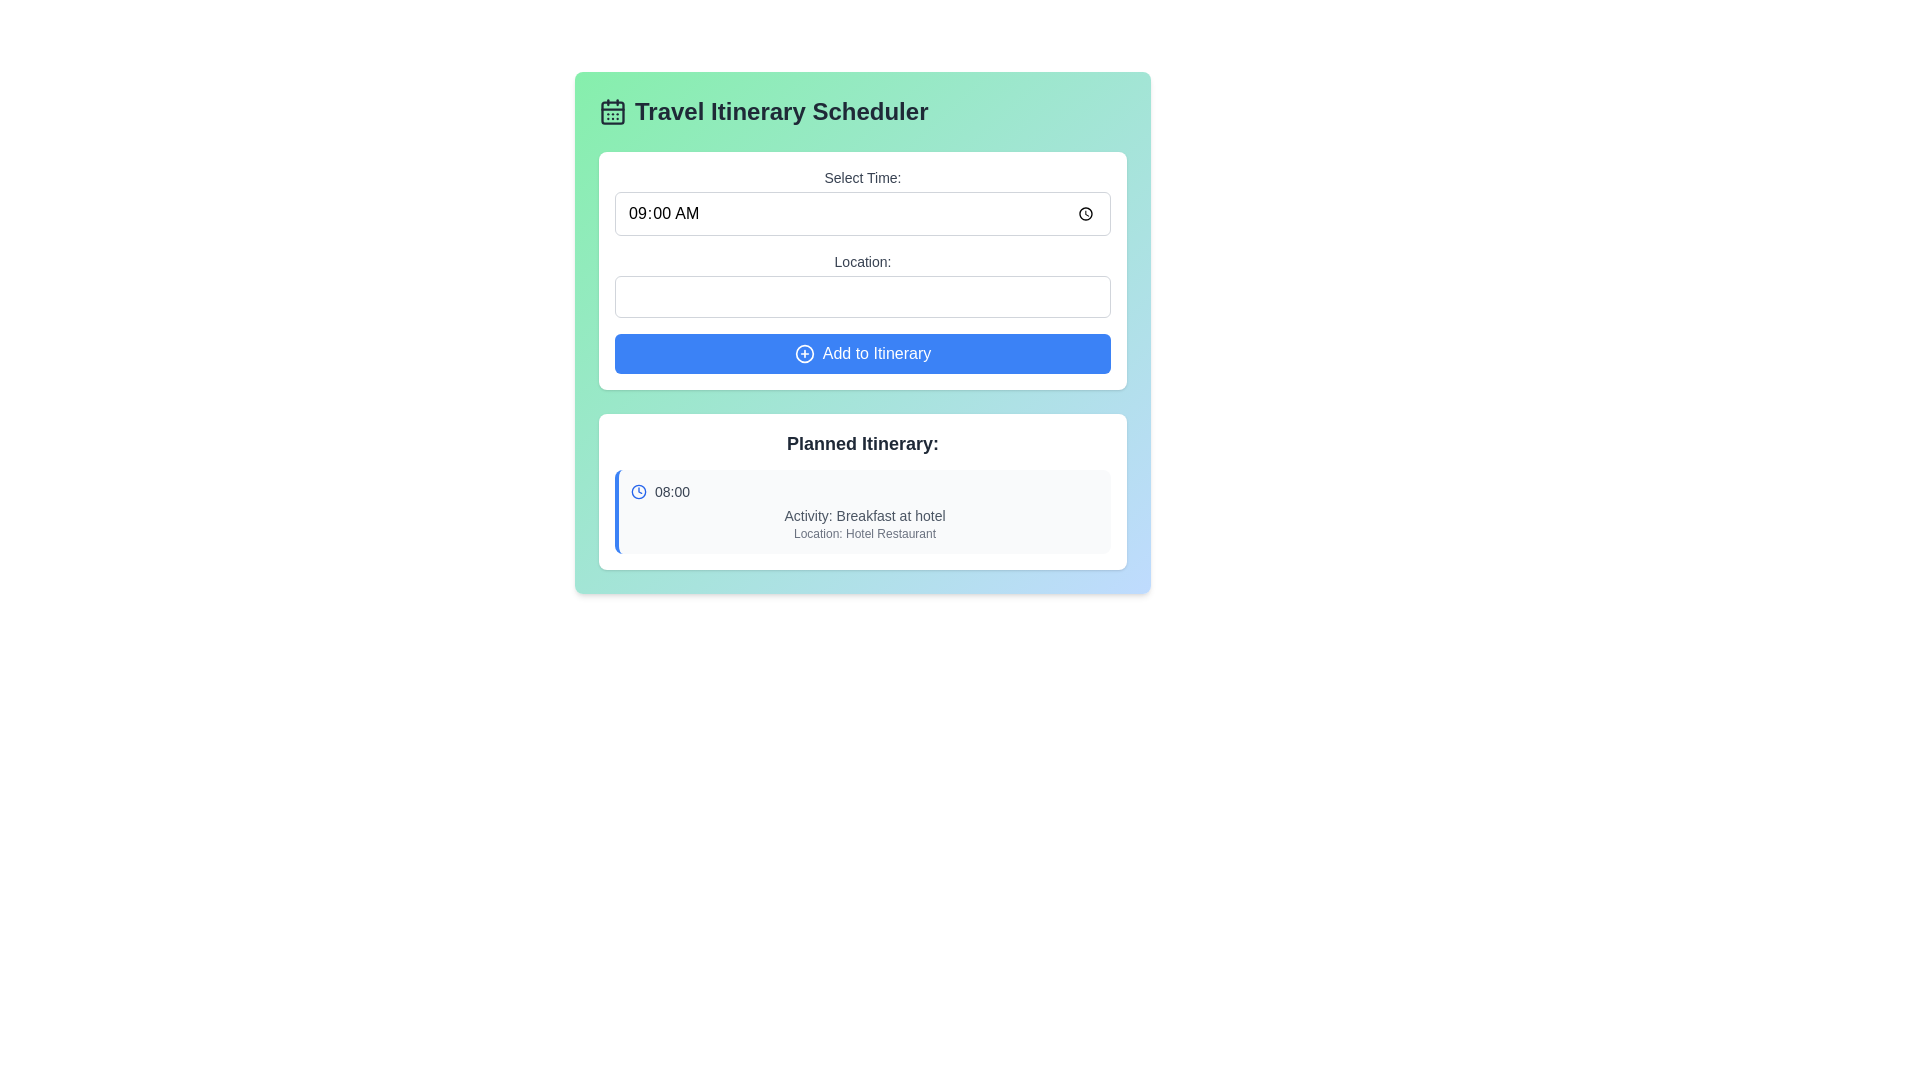 The height and width of the screenshot is (1080, 1920). I want to click on the outer ring of the clock-like icon located at the right side of the 'Select Time' field, so click(637, 492).